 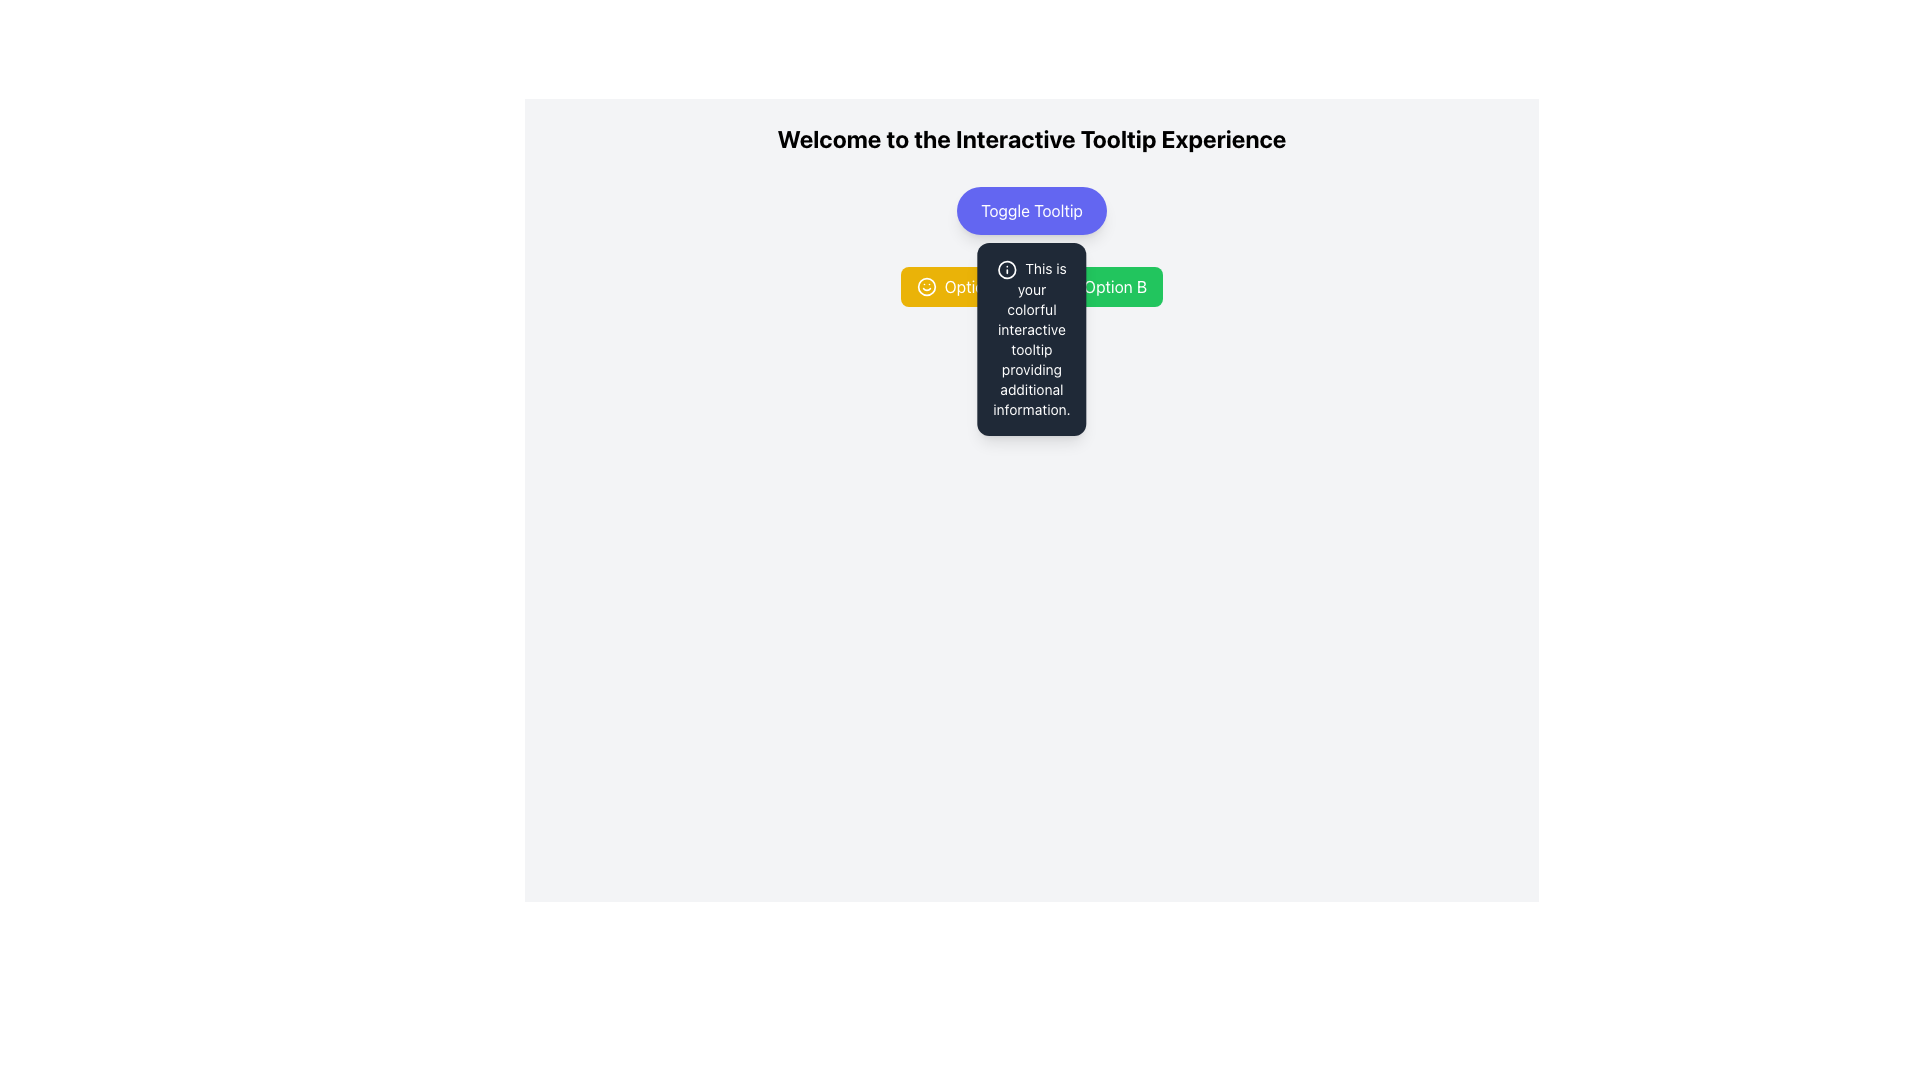 What do you see at coordinates (1007, 270) in the screenshot?
I see `the icon that visually indicates additional information in the tooltip, located near the top of the dark rectangular tooltip box, slightly to the left of the textual content` at bounding box center [1007, 270].